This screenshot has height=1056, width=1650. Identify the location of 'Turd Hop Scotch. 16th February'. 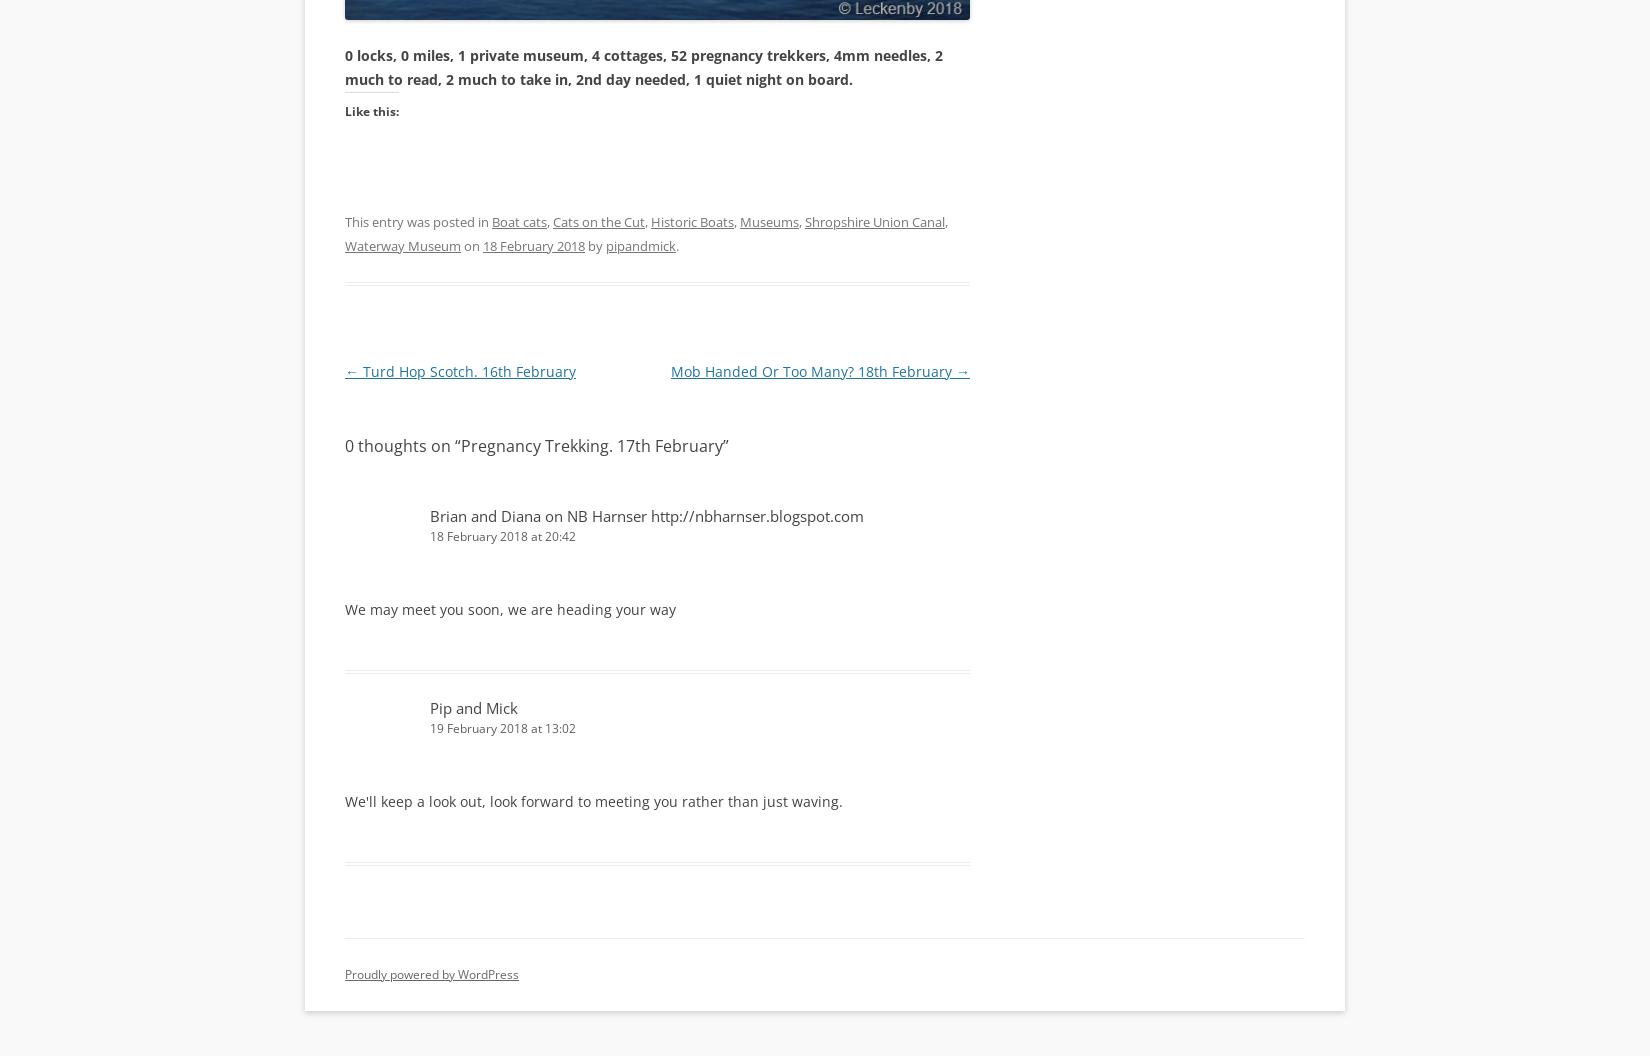
(466, 369).